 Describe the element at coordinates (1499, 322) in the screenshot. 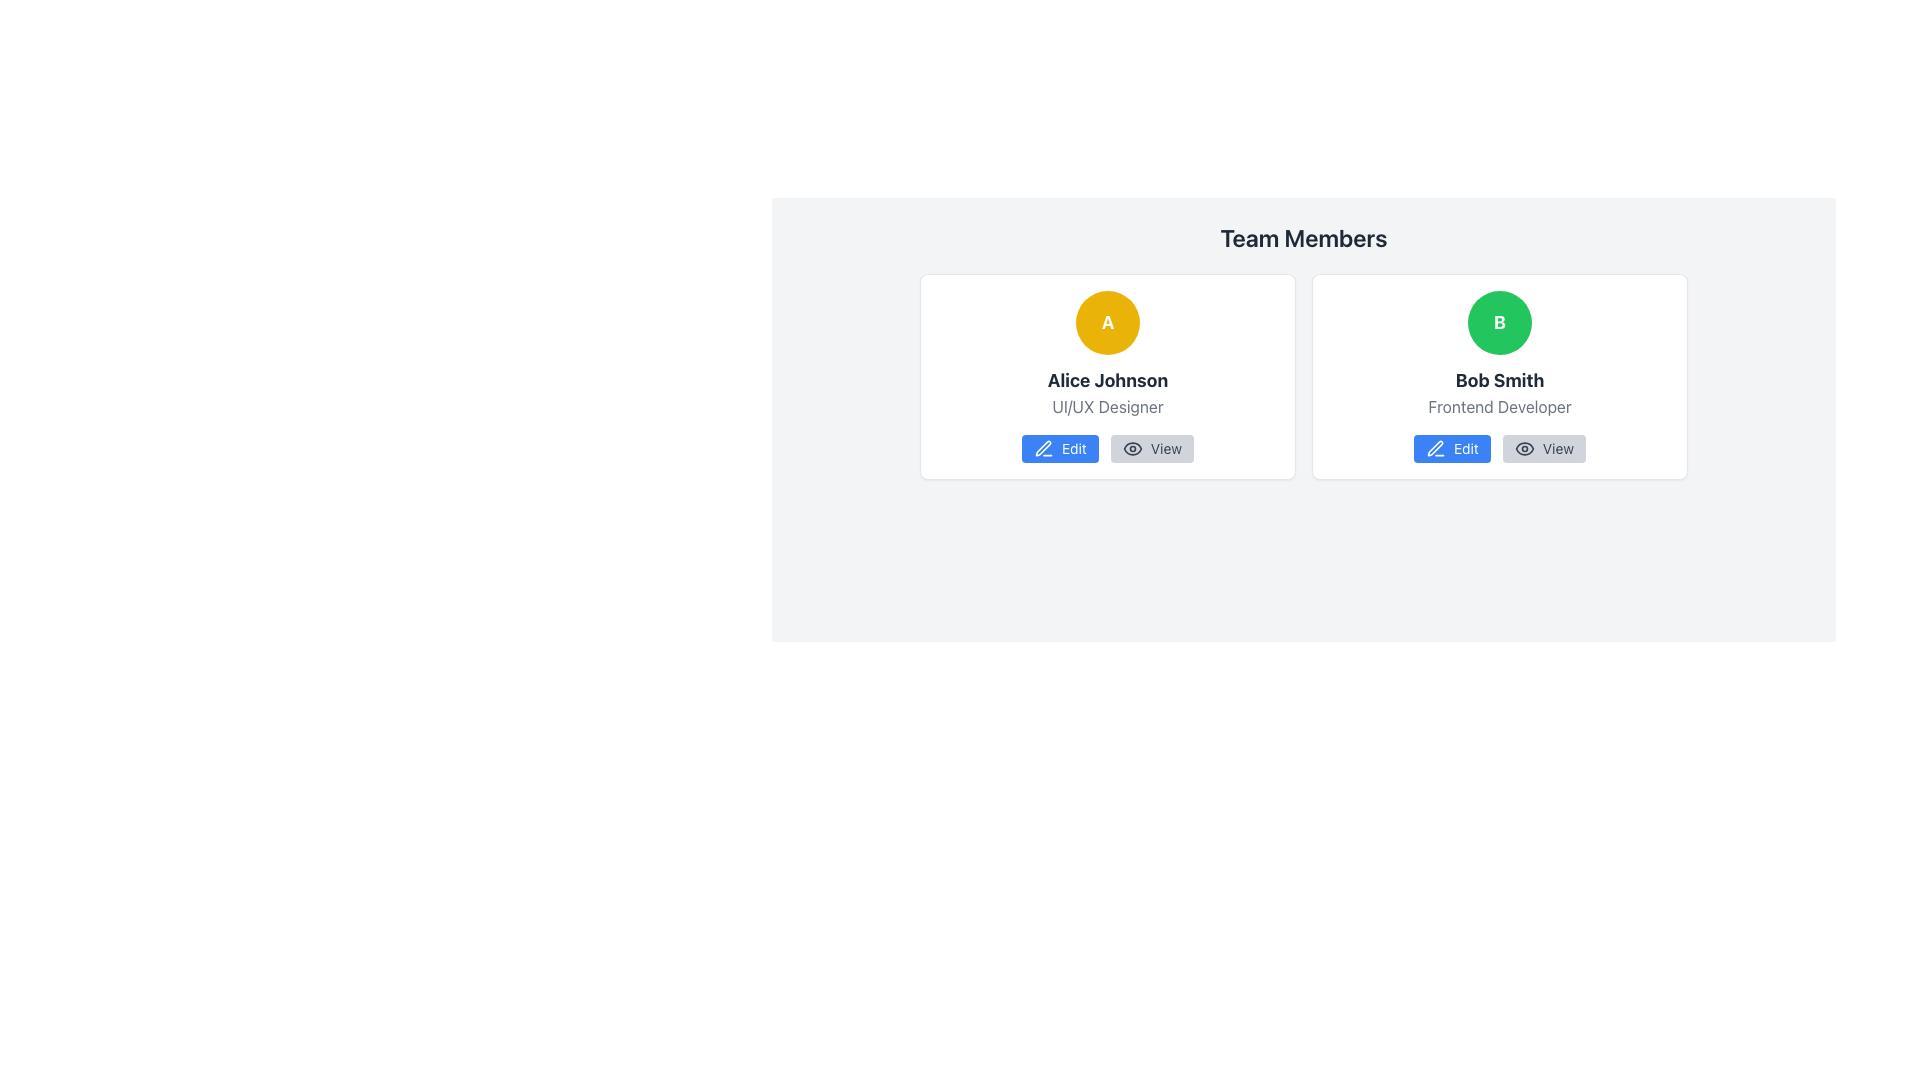

I see `the circular badge with a green background and a bold white uppercase letter 'B' centered within it, located at the top-center of the card representing user 'Bob Smith'` at that location.